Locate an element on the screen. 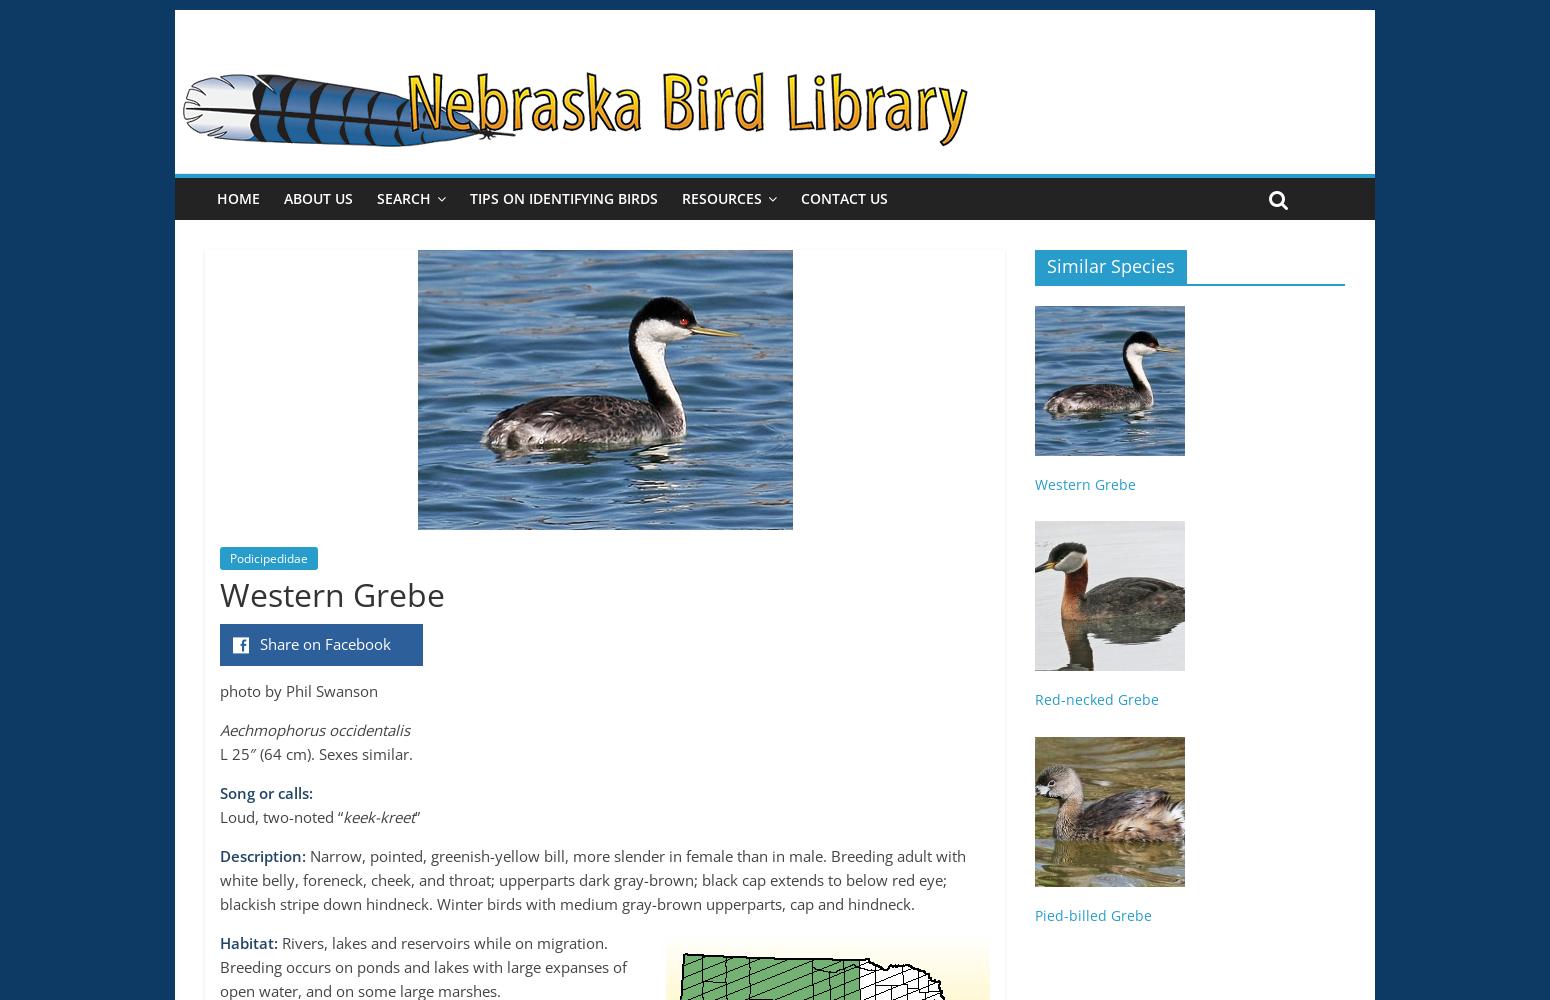 The width and height of the screenshot is (1550, 1000). 'keek-kreet' is located at coordinates (377, 816).